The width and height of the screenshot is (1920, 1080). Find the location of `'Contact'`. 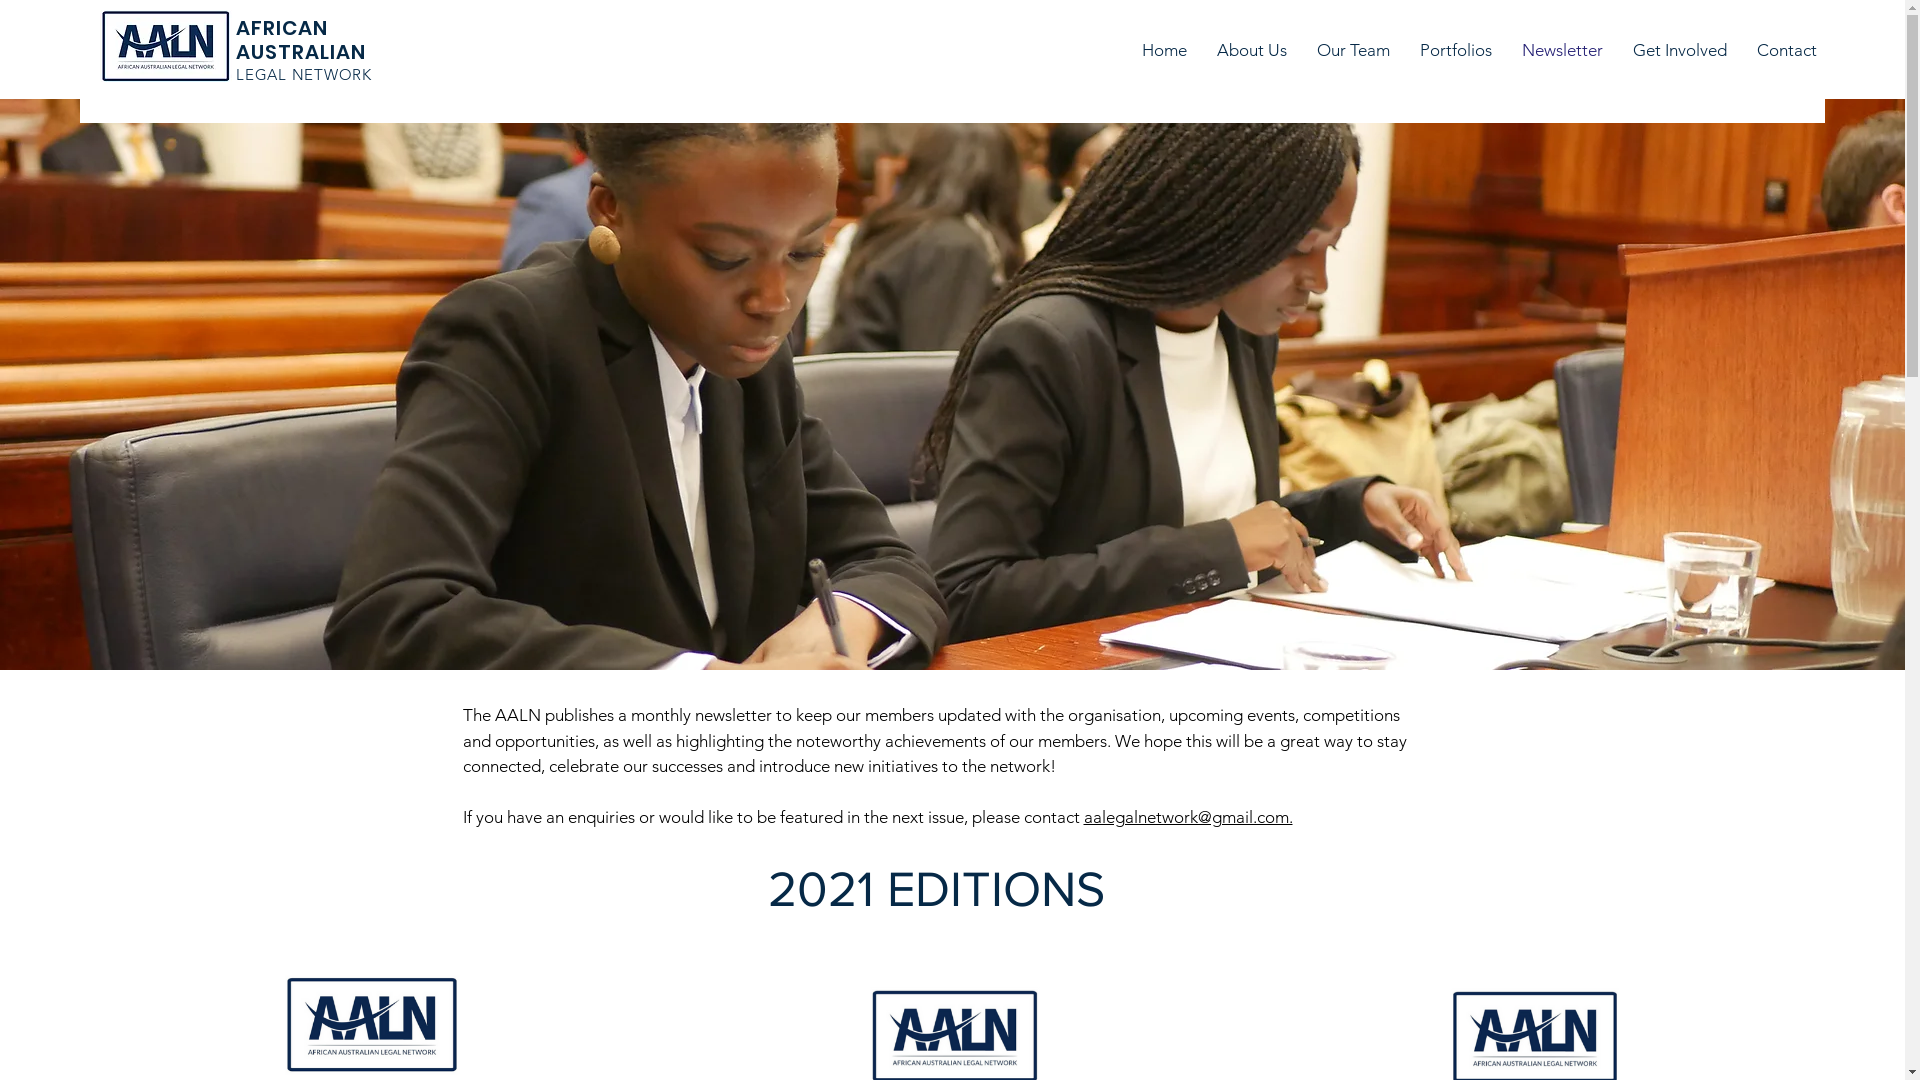

'Contact' is located at coordinates (1786, 49).